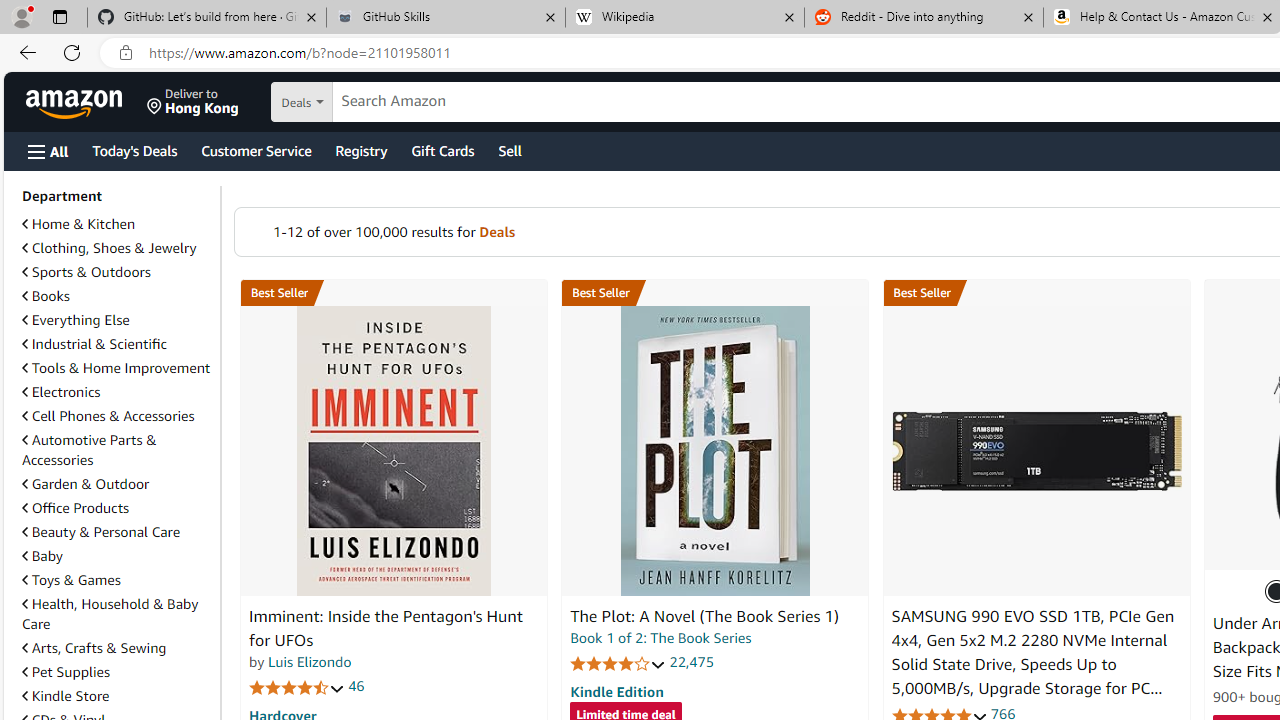  Describe the element at coordinates (107, 414) in the screenshot. I see `'Cell Phones & Accessories'` at that location.